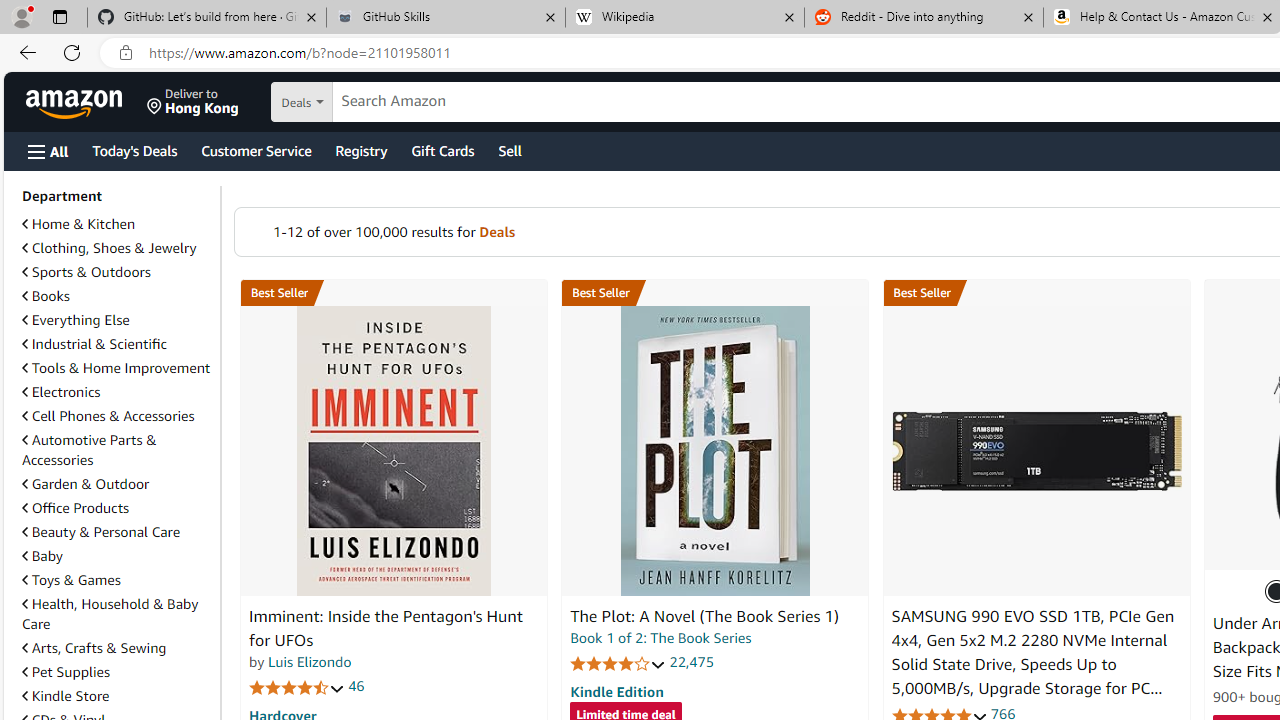  Describe the element at coordinates (107, 414) in the screenshot. I see `'Cell Phones & Accessories'` at that location.